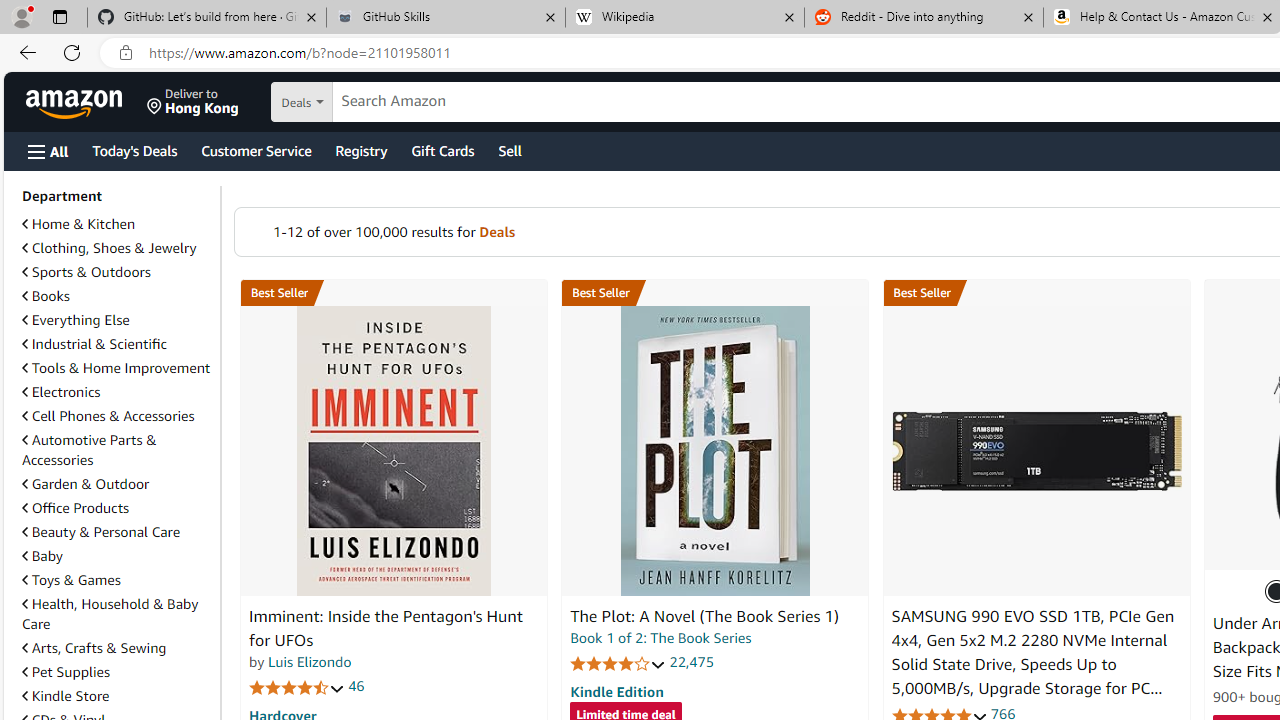  Describe the element at coordinates (107, 414) in the screenshot. I see `'Cell Phones & Accessories'` at that location.